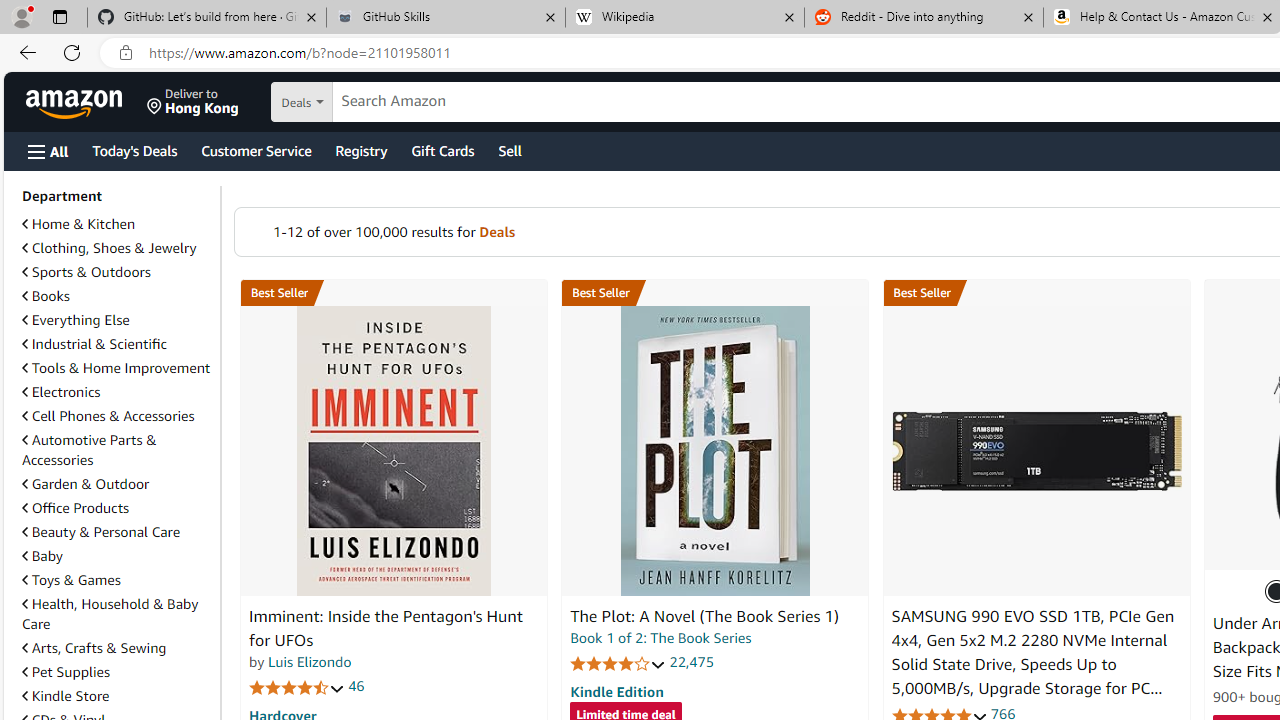  Describe the element at coordinates (107, 414) in the screenshot. I see `'Cell Phones & Accessories'` at that location.